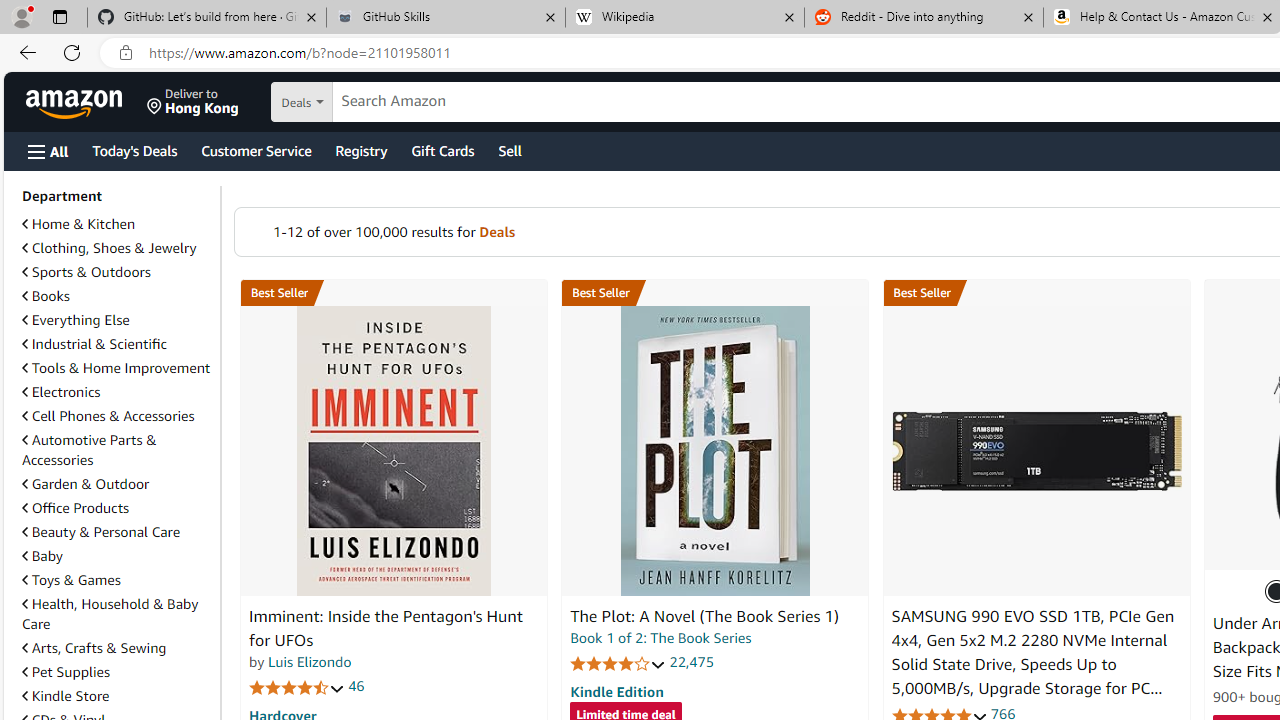  Describe the element at coordinates (107, 414) in the screenshot. I see `'Cell Phones & Accessories'` at that location.